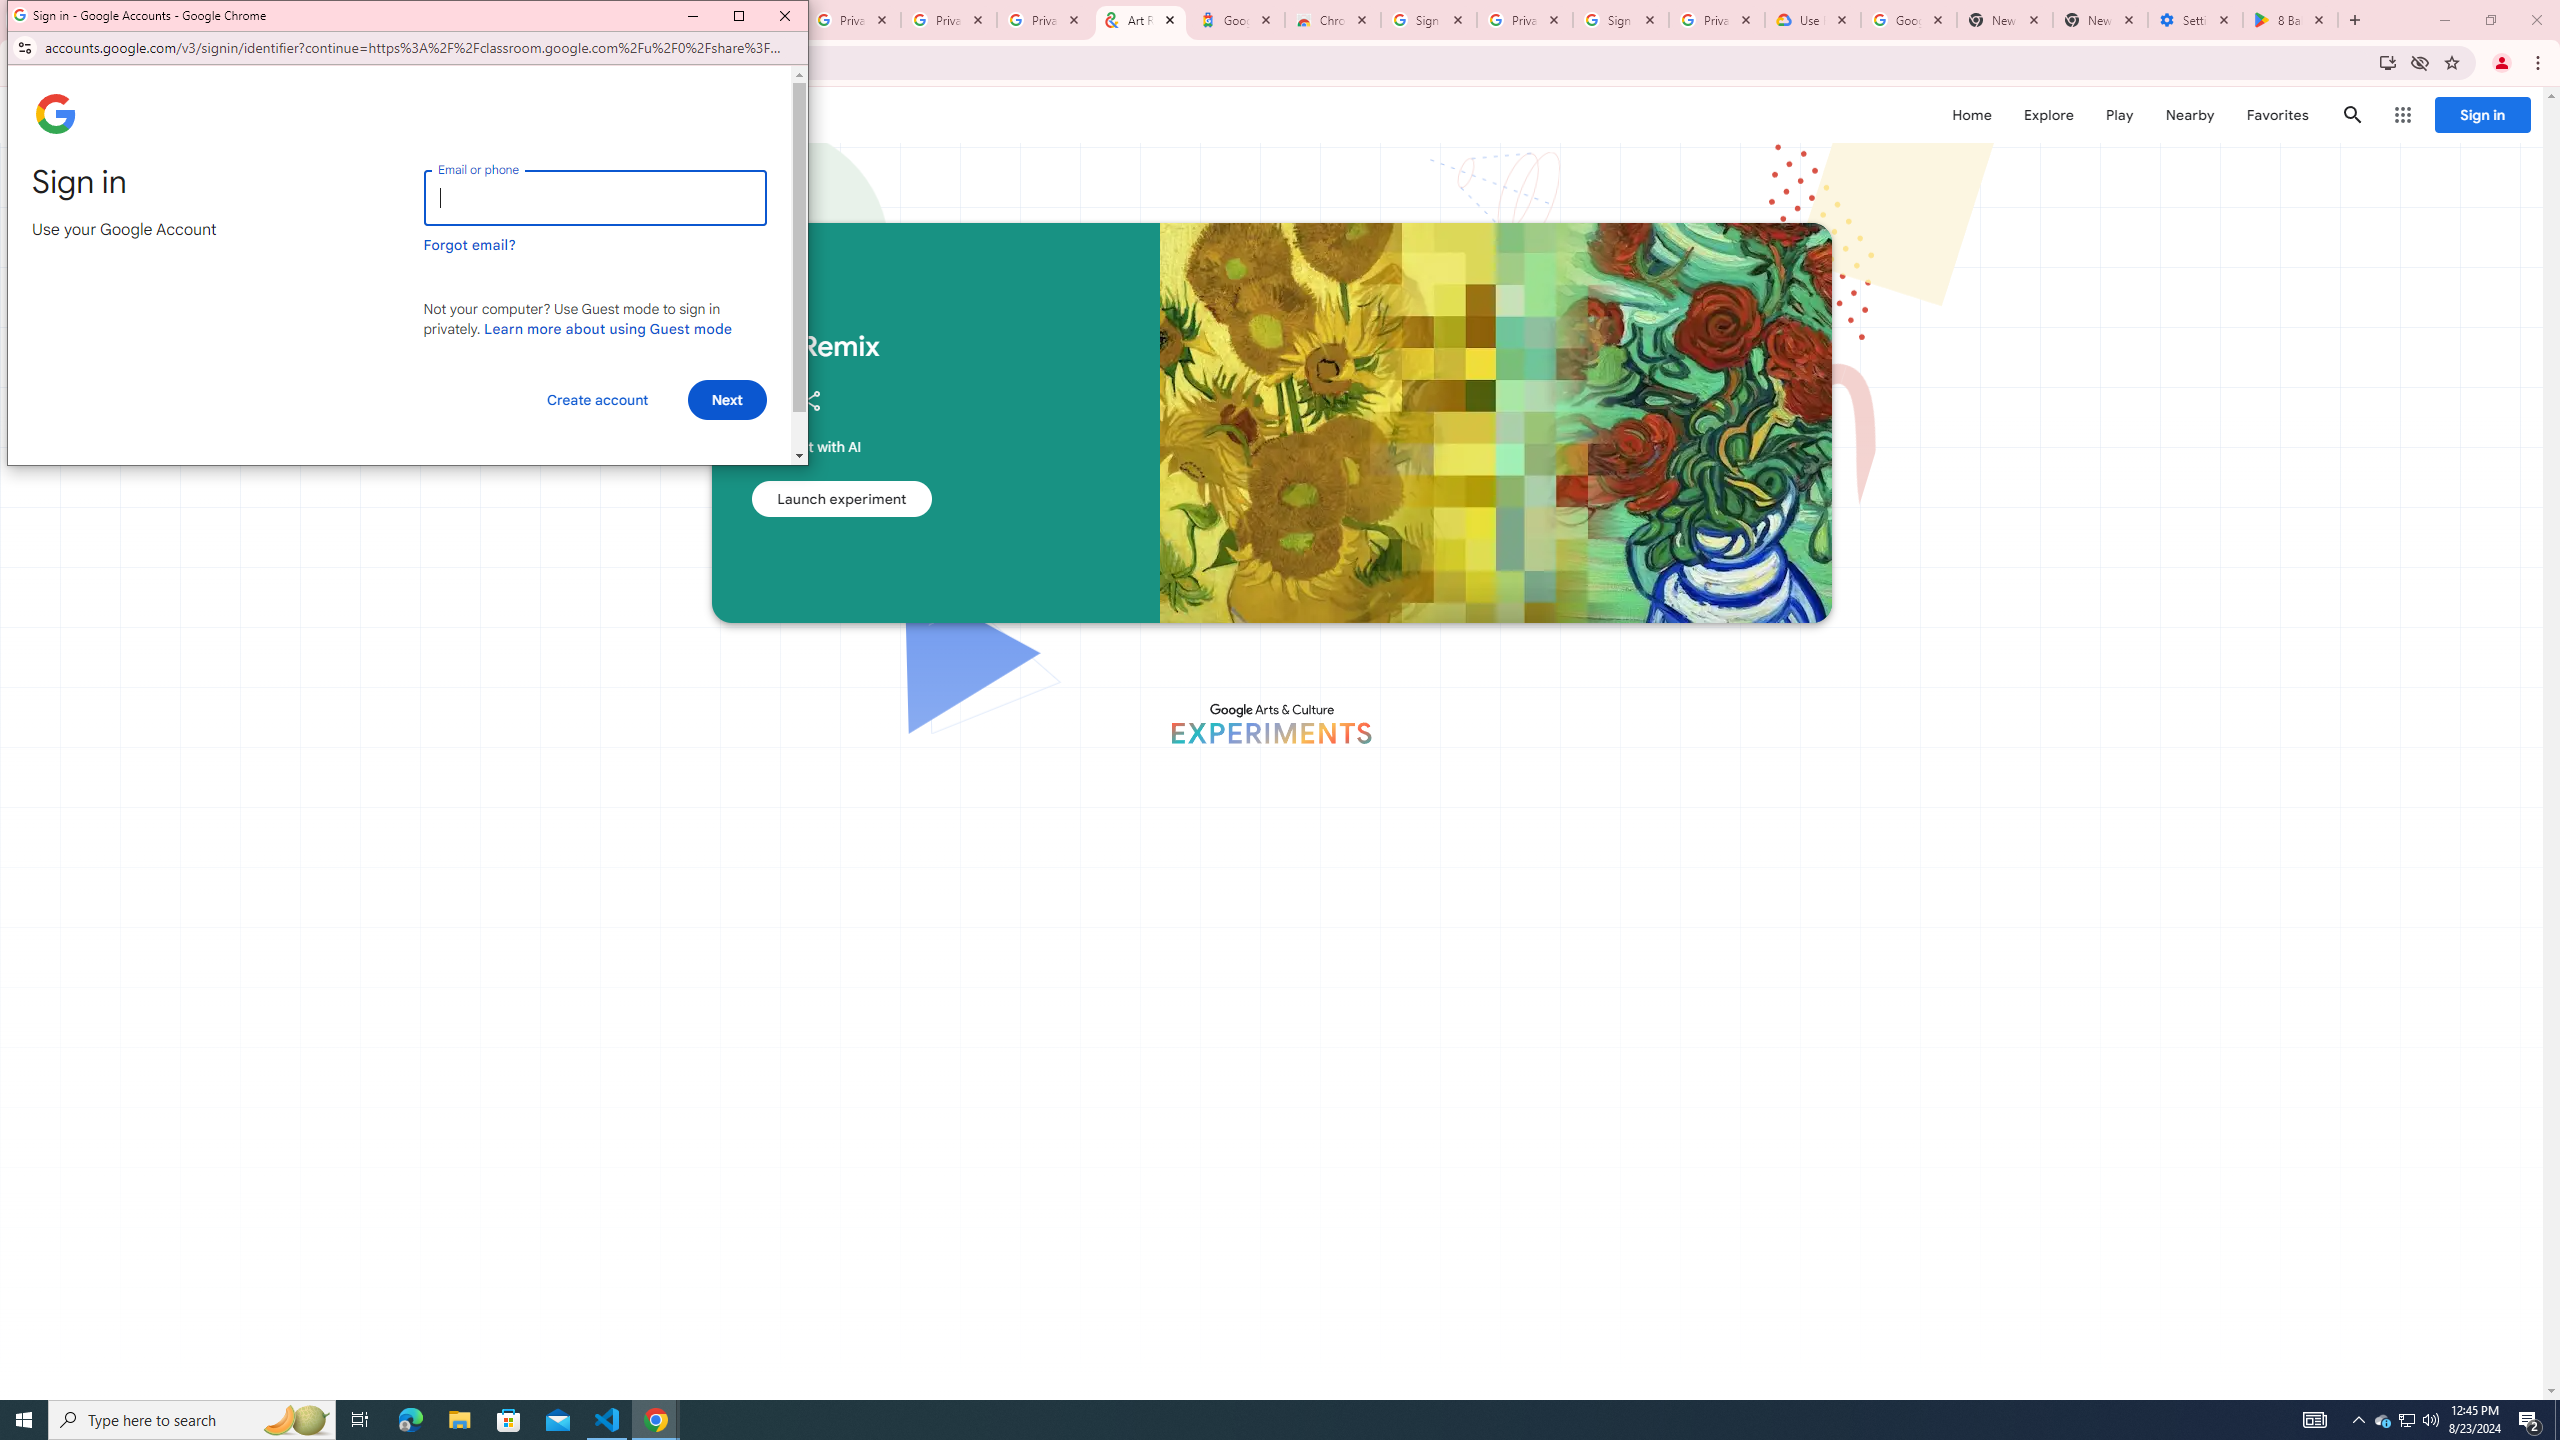 Image resolution: width=2560 pixels, height=1440 pixels. What do you see at coordinates (2188, 114) in the screenshot?
I see `'Nearby'` at bounding box center [2188, 114].